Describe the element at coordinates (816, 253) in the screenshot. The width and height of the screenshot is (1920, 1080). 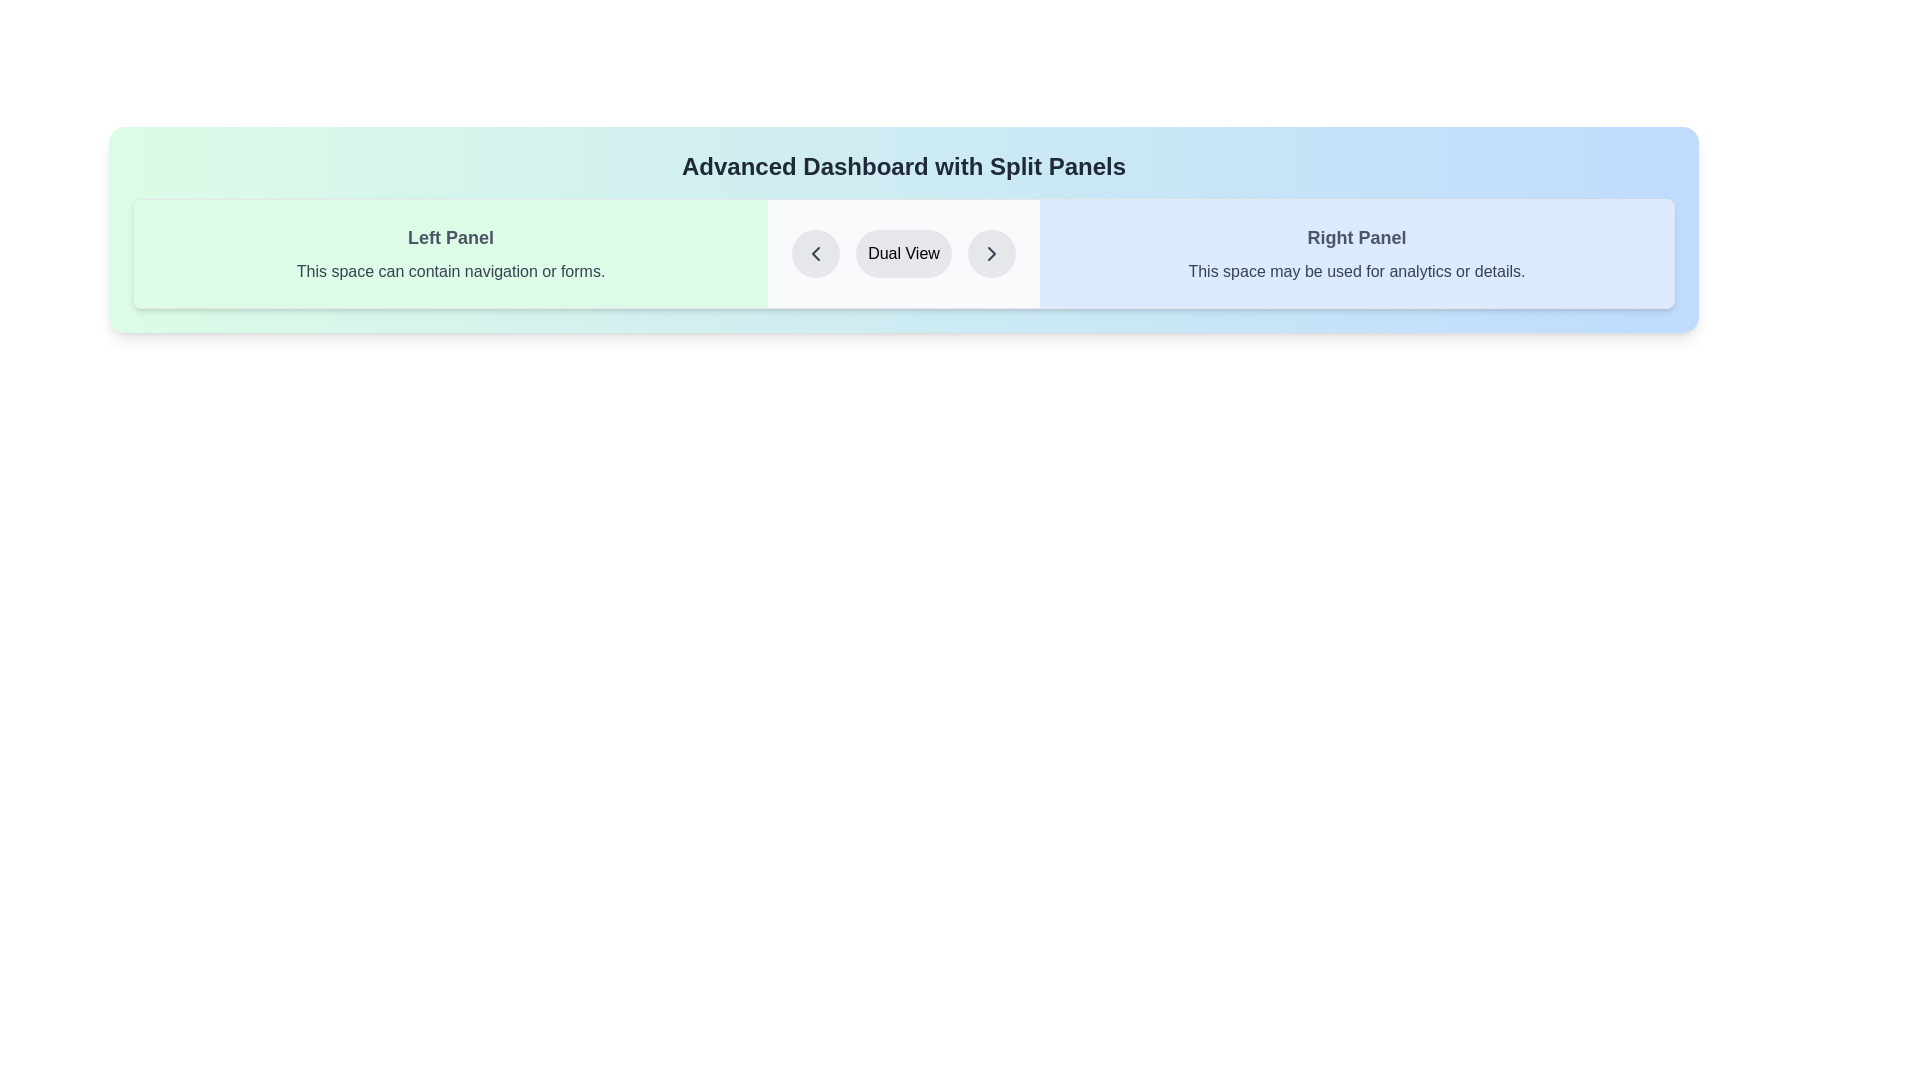
I see `the left-pointing chevron icon inside the circular light-gray button for keyboard navigation` at that location.